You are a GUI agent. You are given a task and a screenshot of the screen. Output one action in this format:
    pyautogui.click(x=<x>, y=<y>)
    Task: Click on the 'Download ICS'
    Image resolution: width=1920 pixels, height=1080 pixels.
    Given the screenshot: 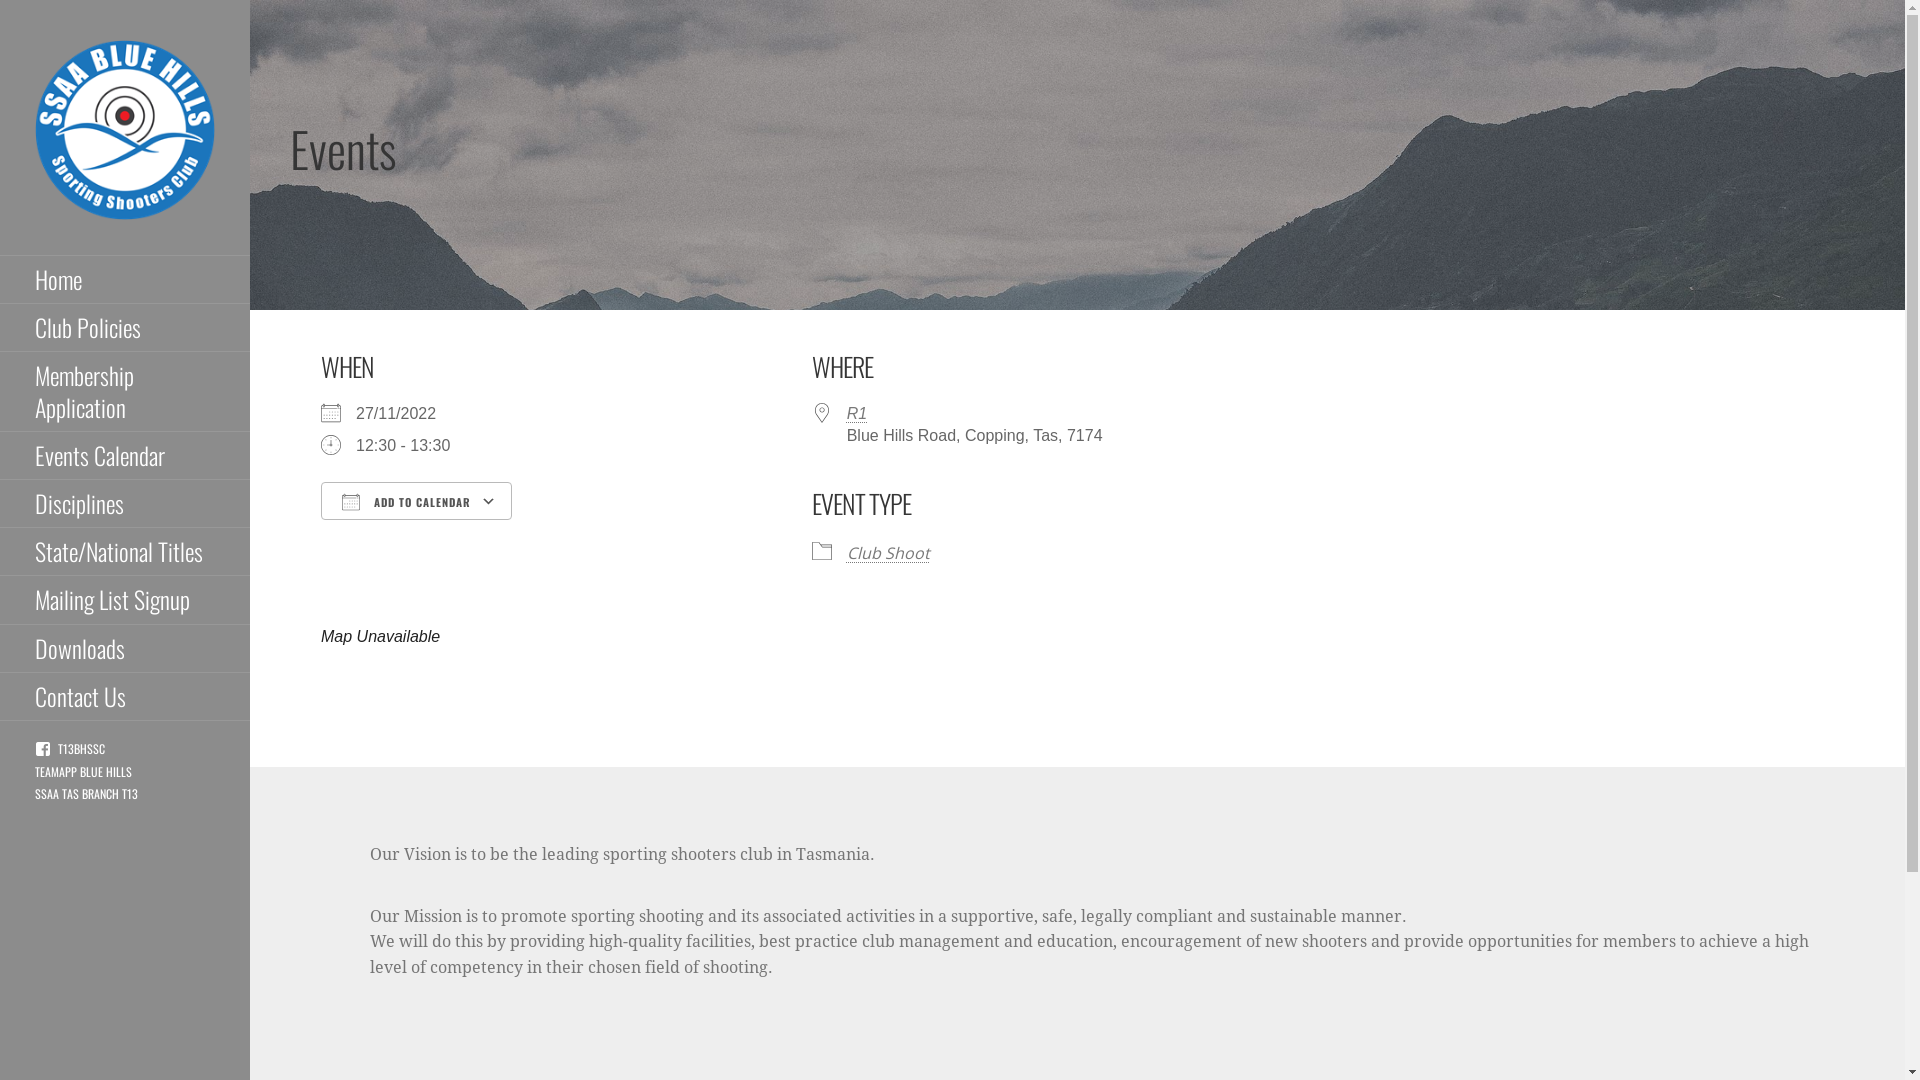 What is the action you would take?
    pyautogui.click(x=414, y=535)
    